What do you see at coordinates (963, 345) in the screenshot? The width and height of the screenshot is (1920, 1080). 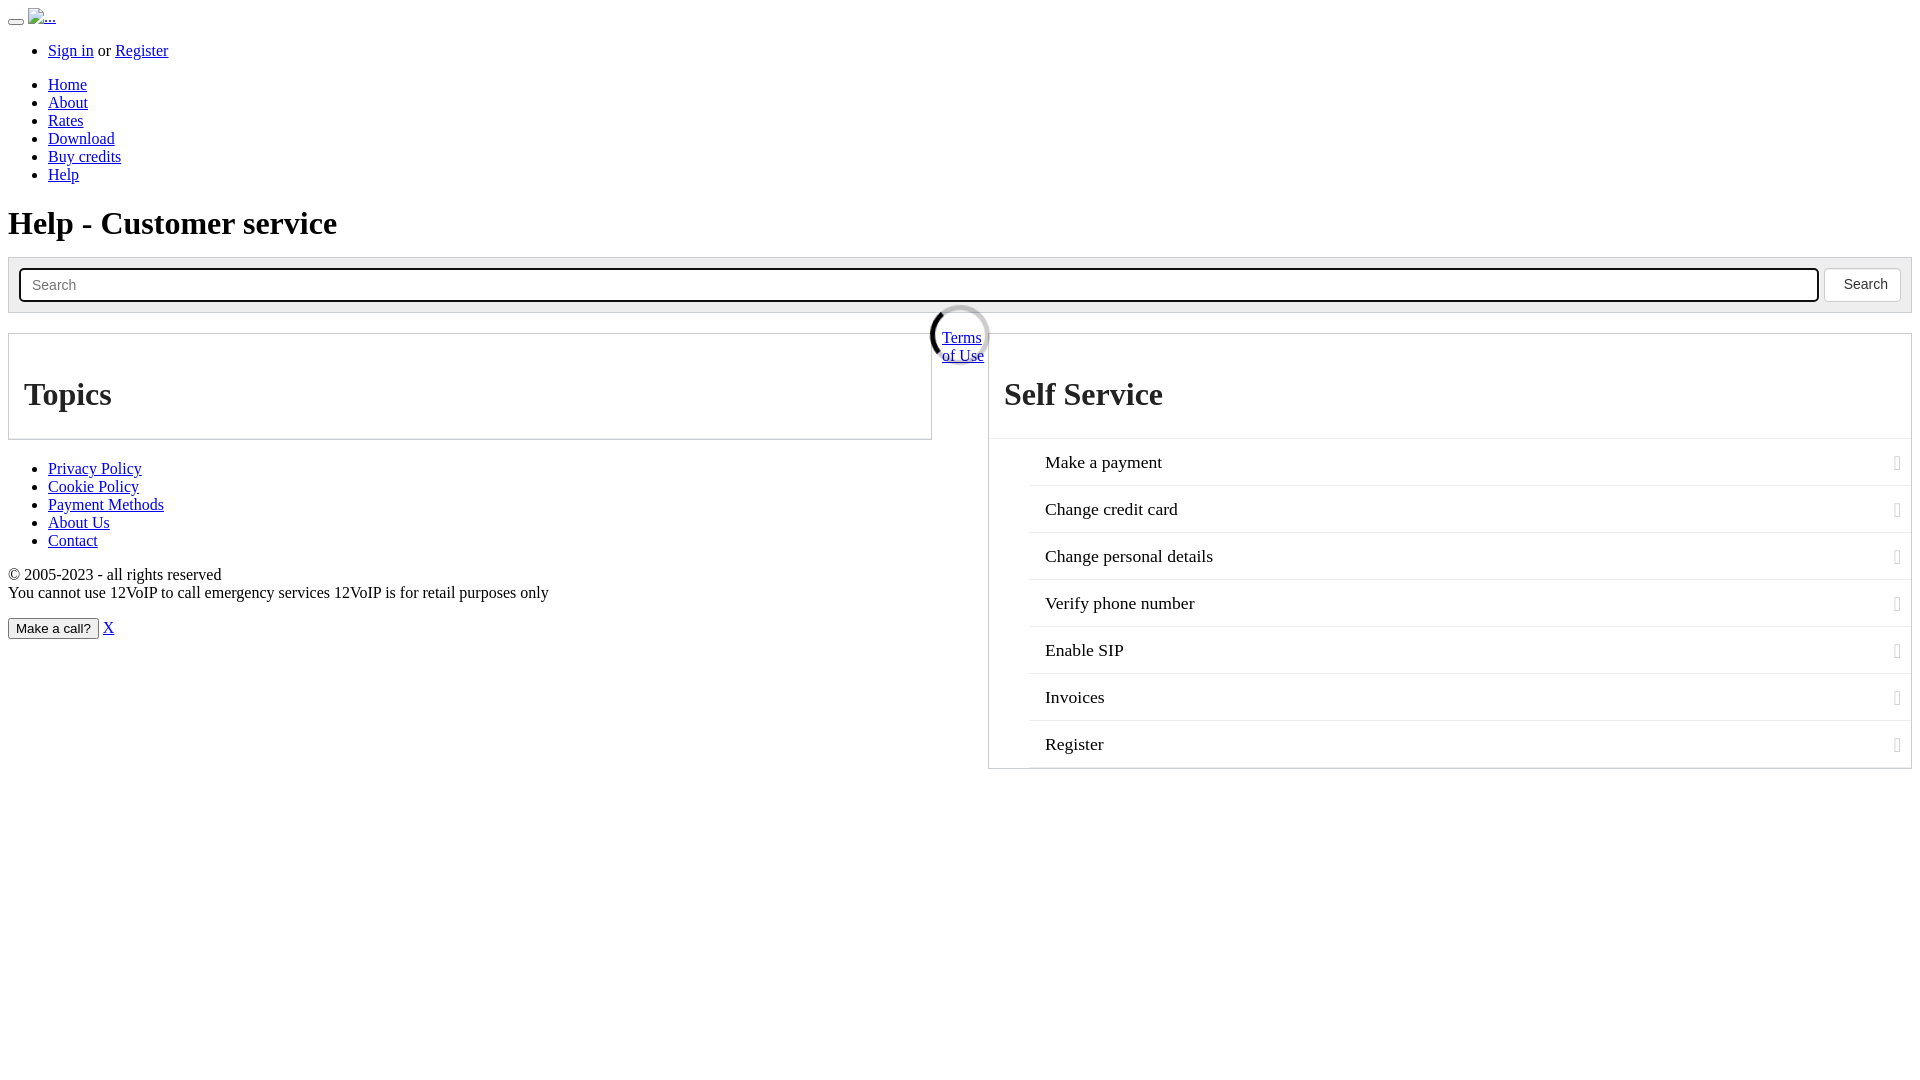 I see `'Terms of Use'` at bounding box center [963, 345].